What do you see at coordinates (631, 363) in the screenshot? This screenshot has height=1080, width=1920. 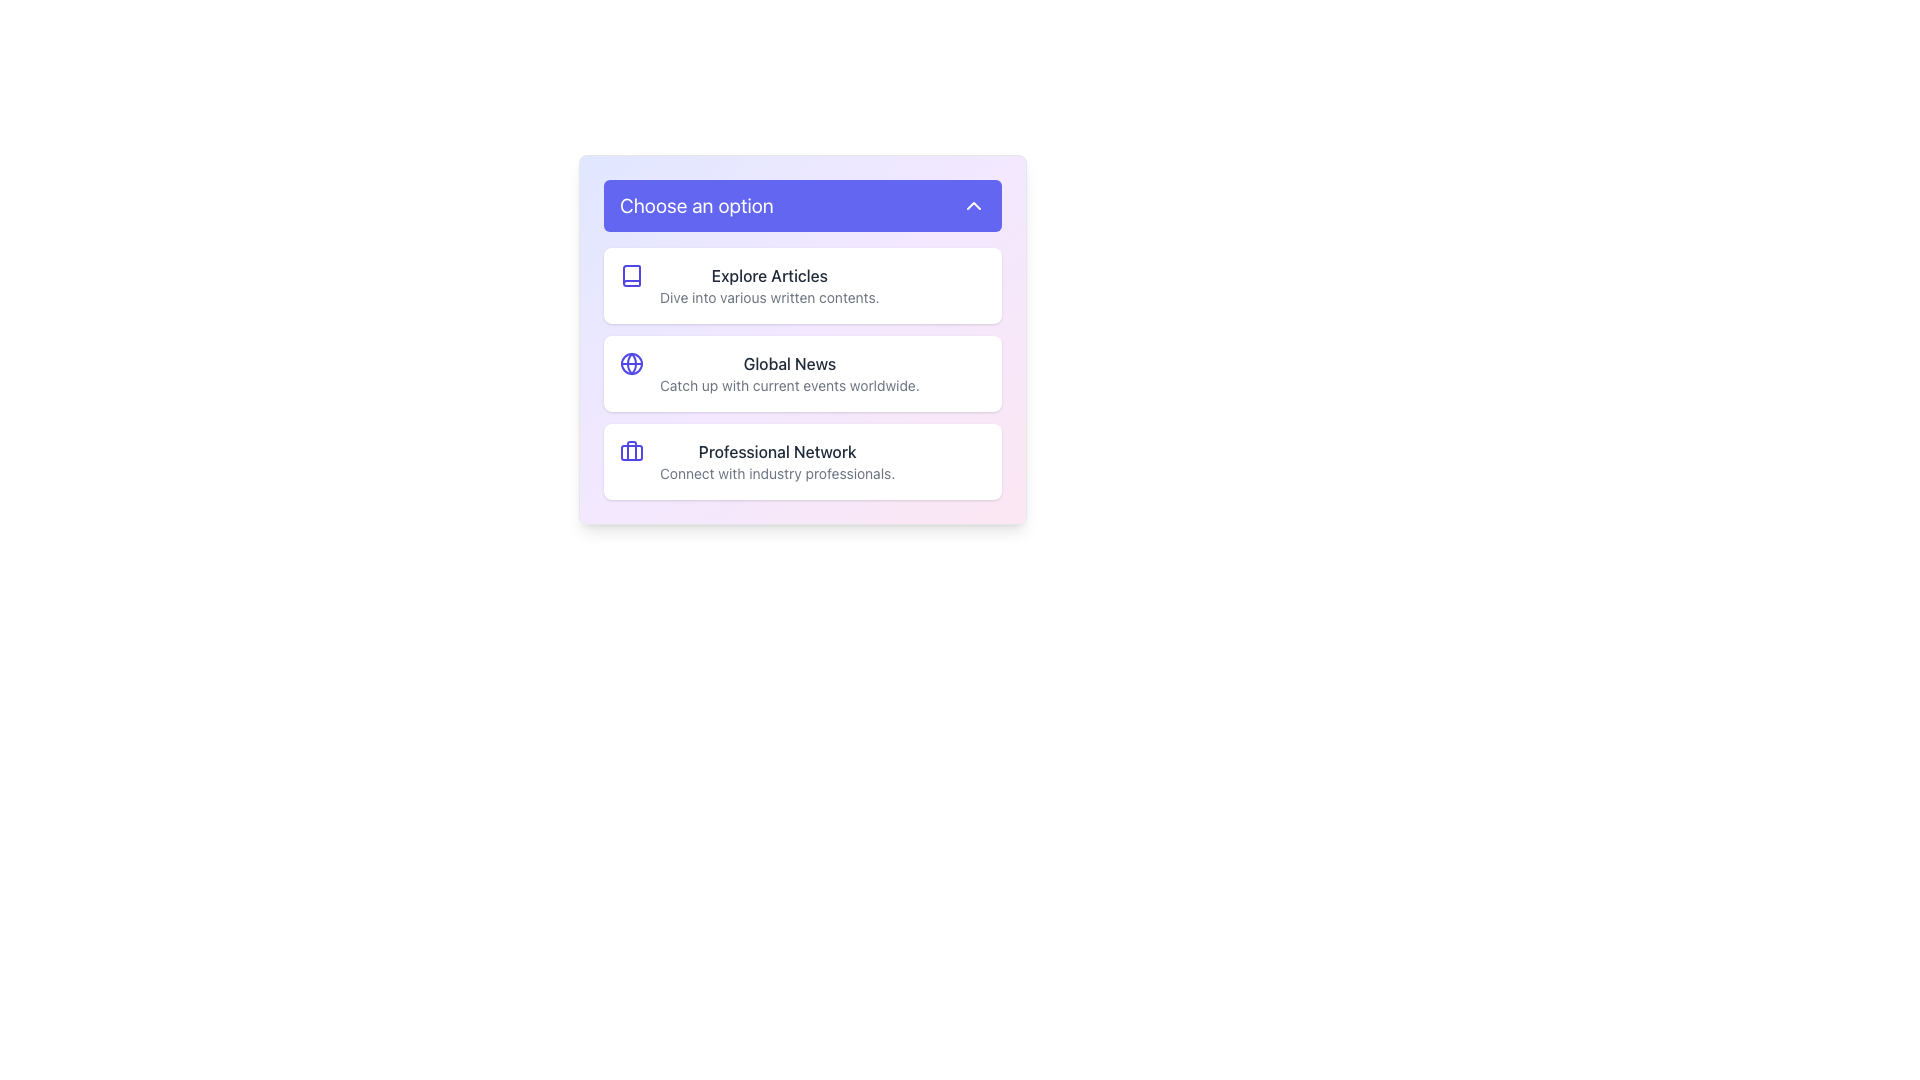 I see `the globe icon, which is the leftmost icon in the 'Global News' option, located centrally in the second row of the menu` at bounding box center [631, 363].